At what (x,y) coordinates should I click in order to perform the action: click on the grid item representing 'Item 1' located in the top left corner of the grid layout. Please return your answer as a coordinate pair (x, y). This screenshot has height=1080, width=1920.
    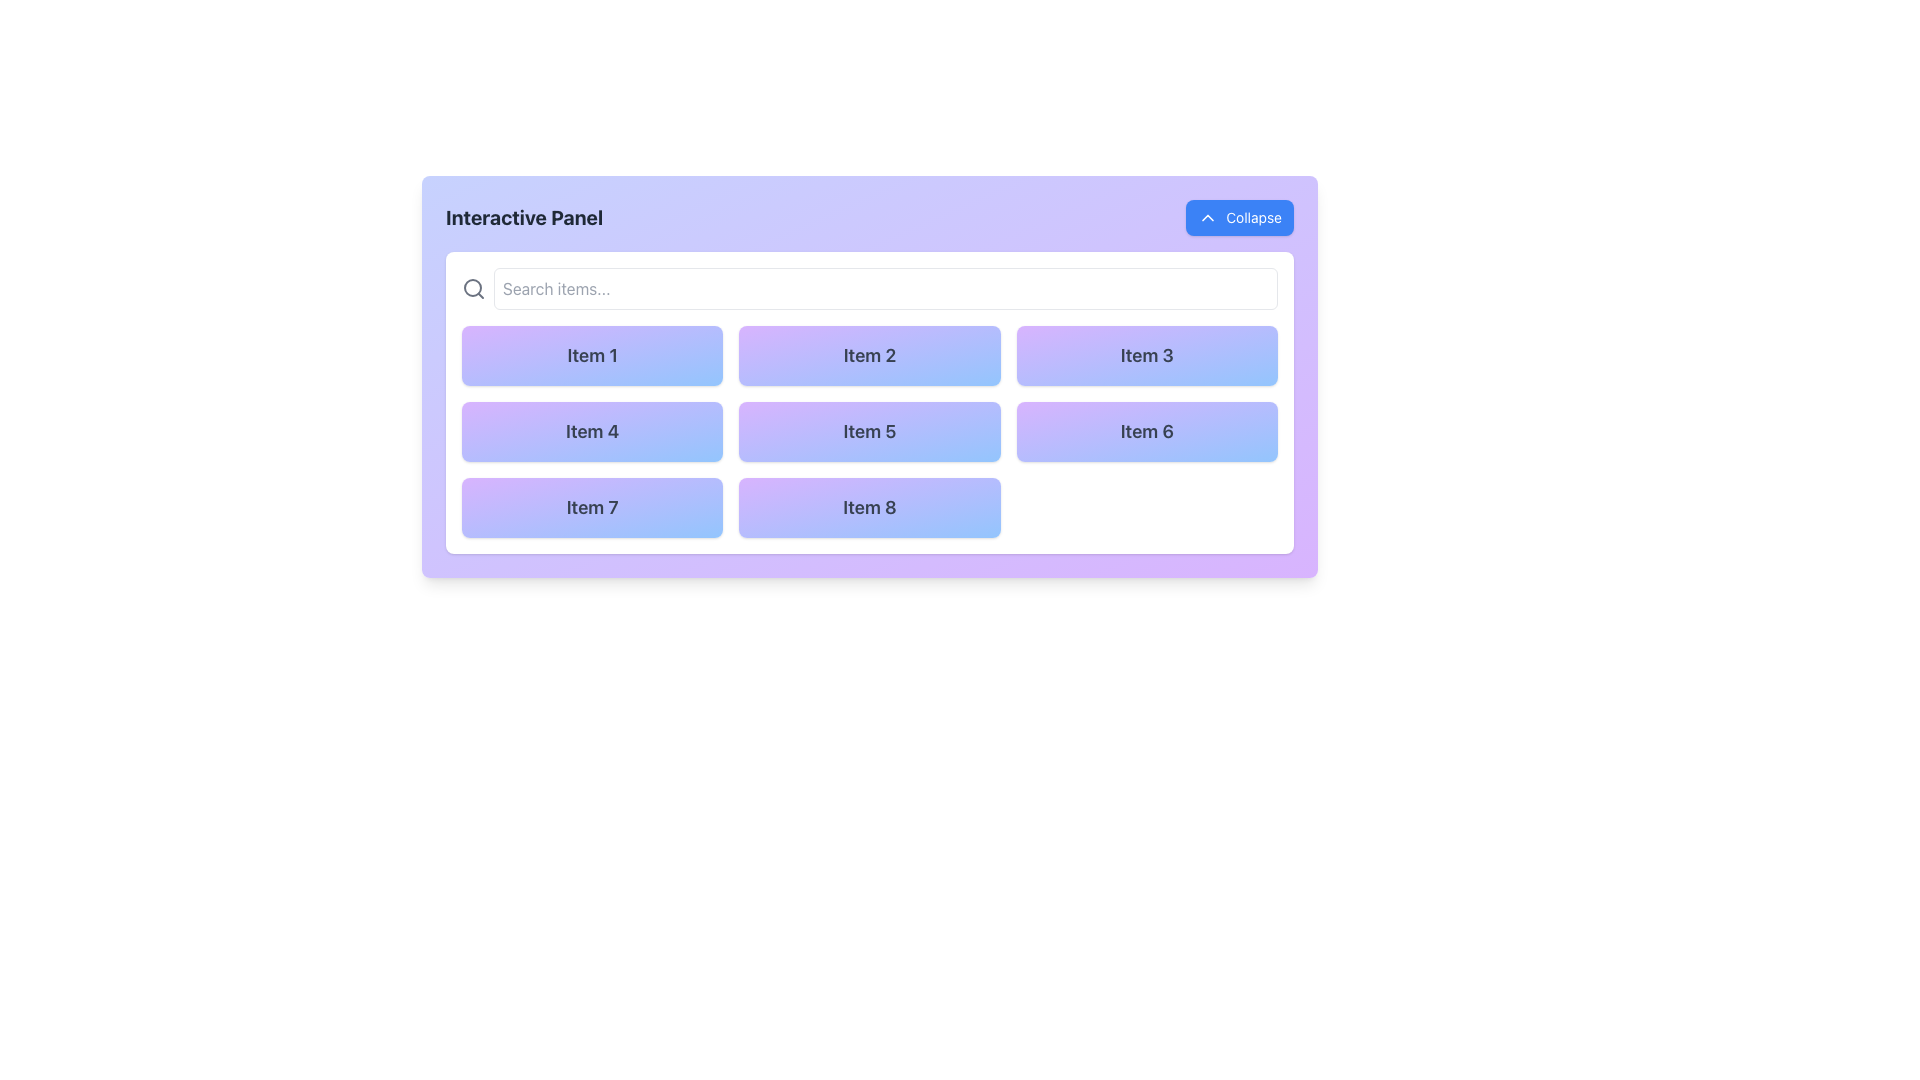
    Looking at the image, I should click on (591, 354).